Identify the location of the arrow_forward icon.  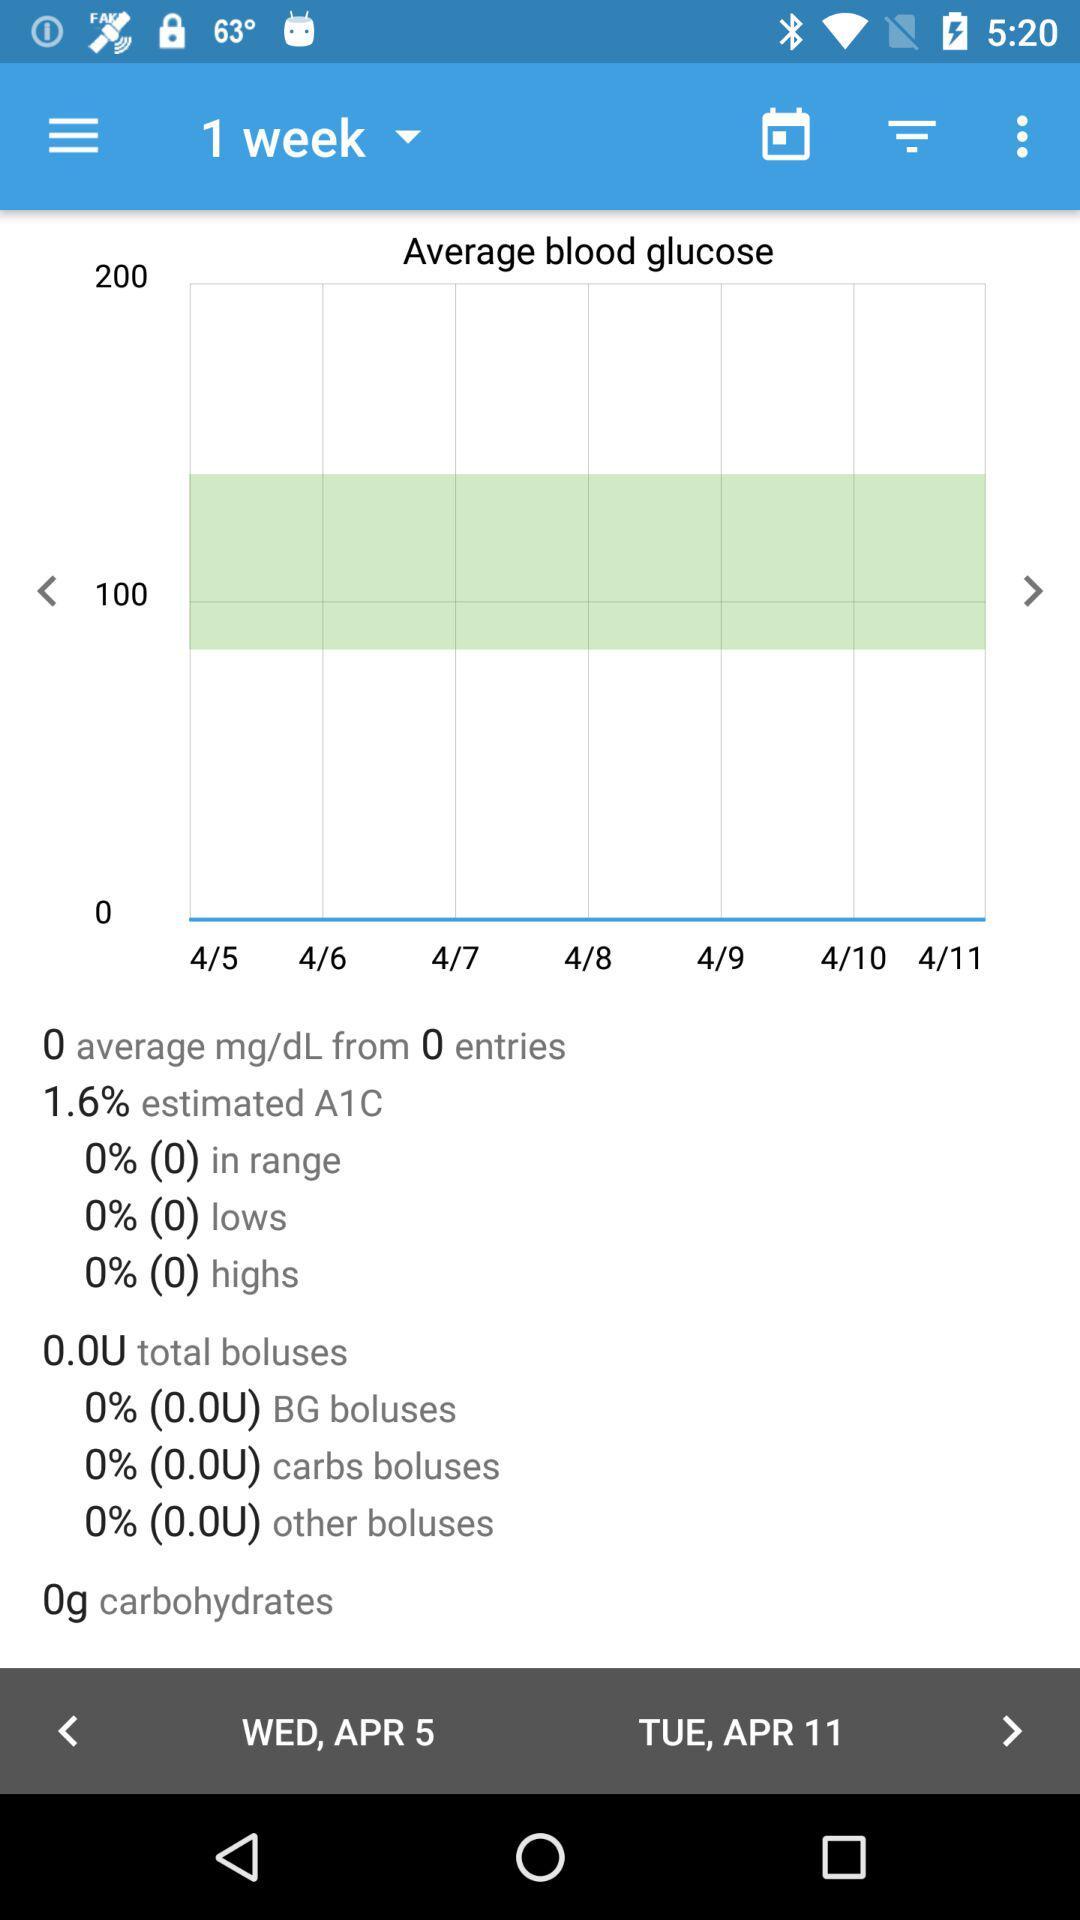
(1011, 1730).